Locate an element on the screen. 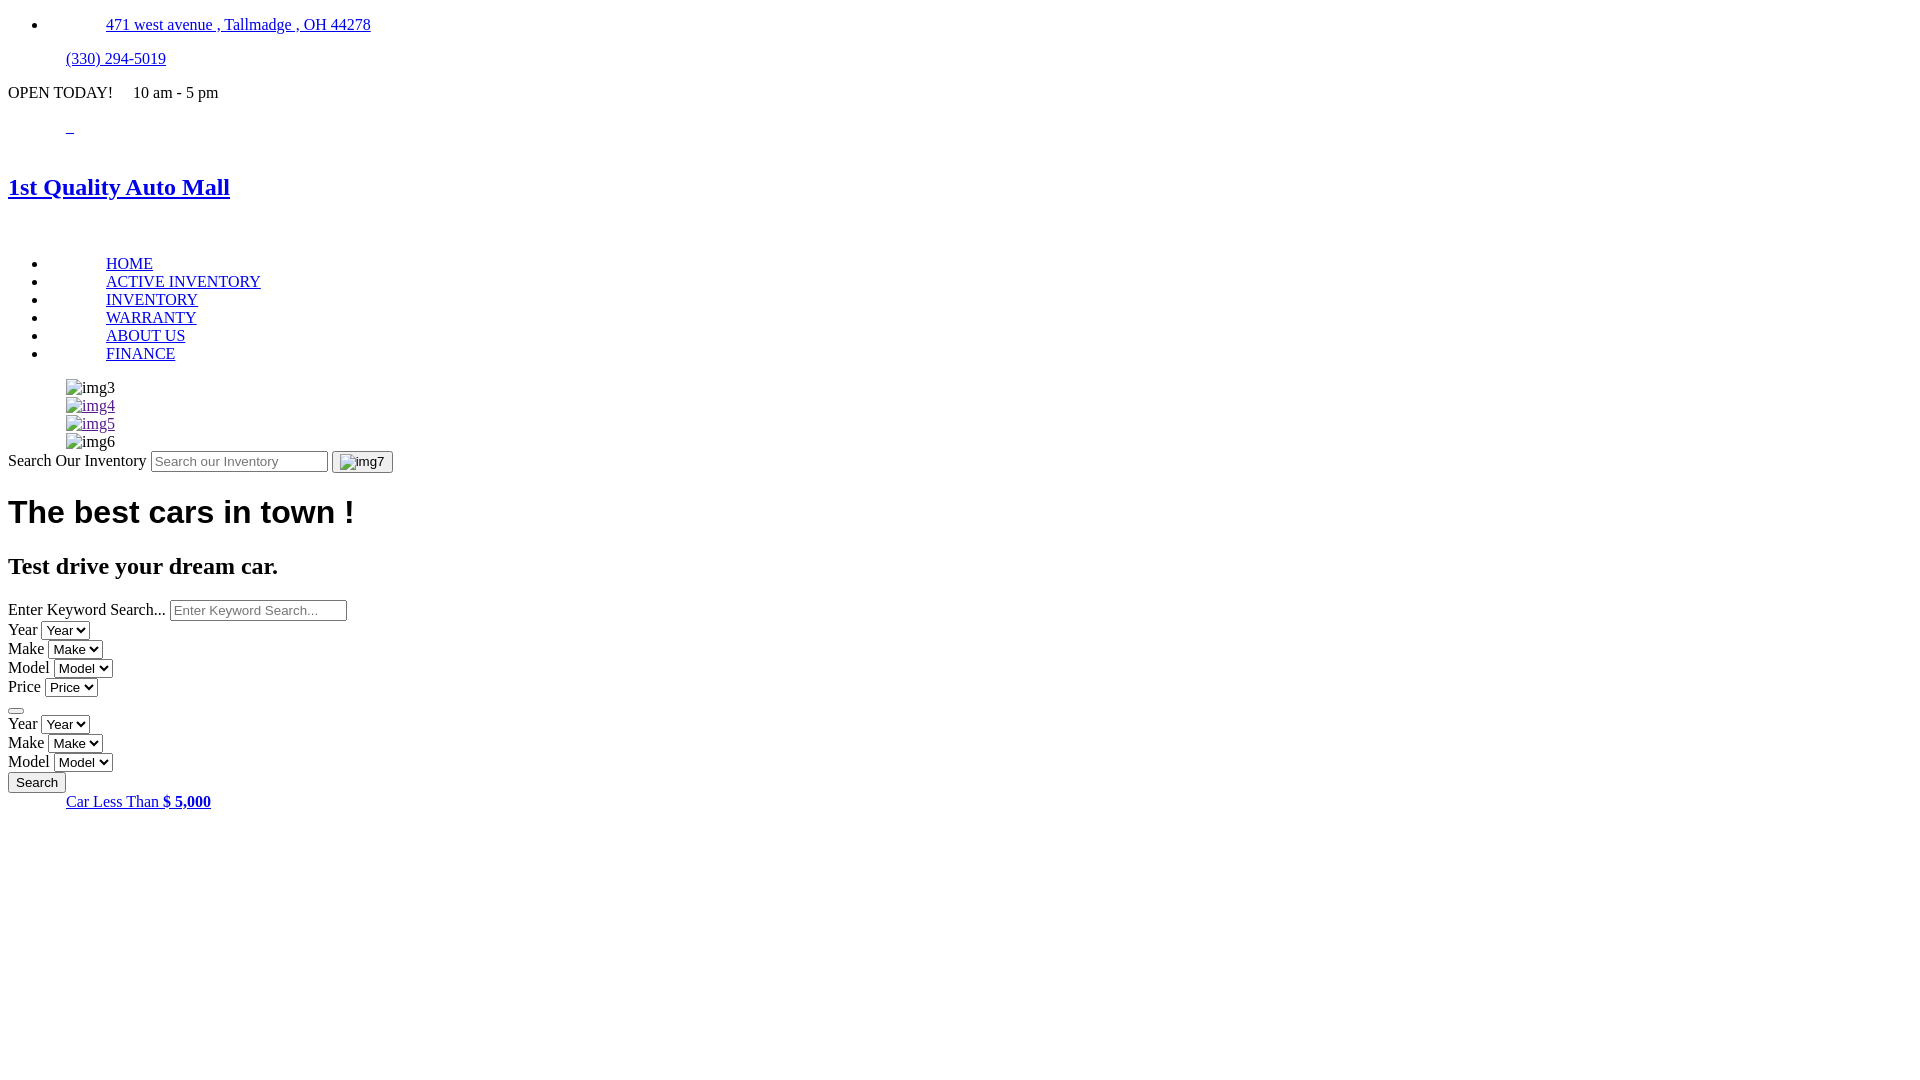 The width and height of the screenshot is (1920, 1080). 'Car Less Than $ 5,000' is located at coordinates (137, 800).